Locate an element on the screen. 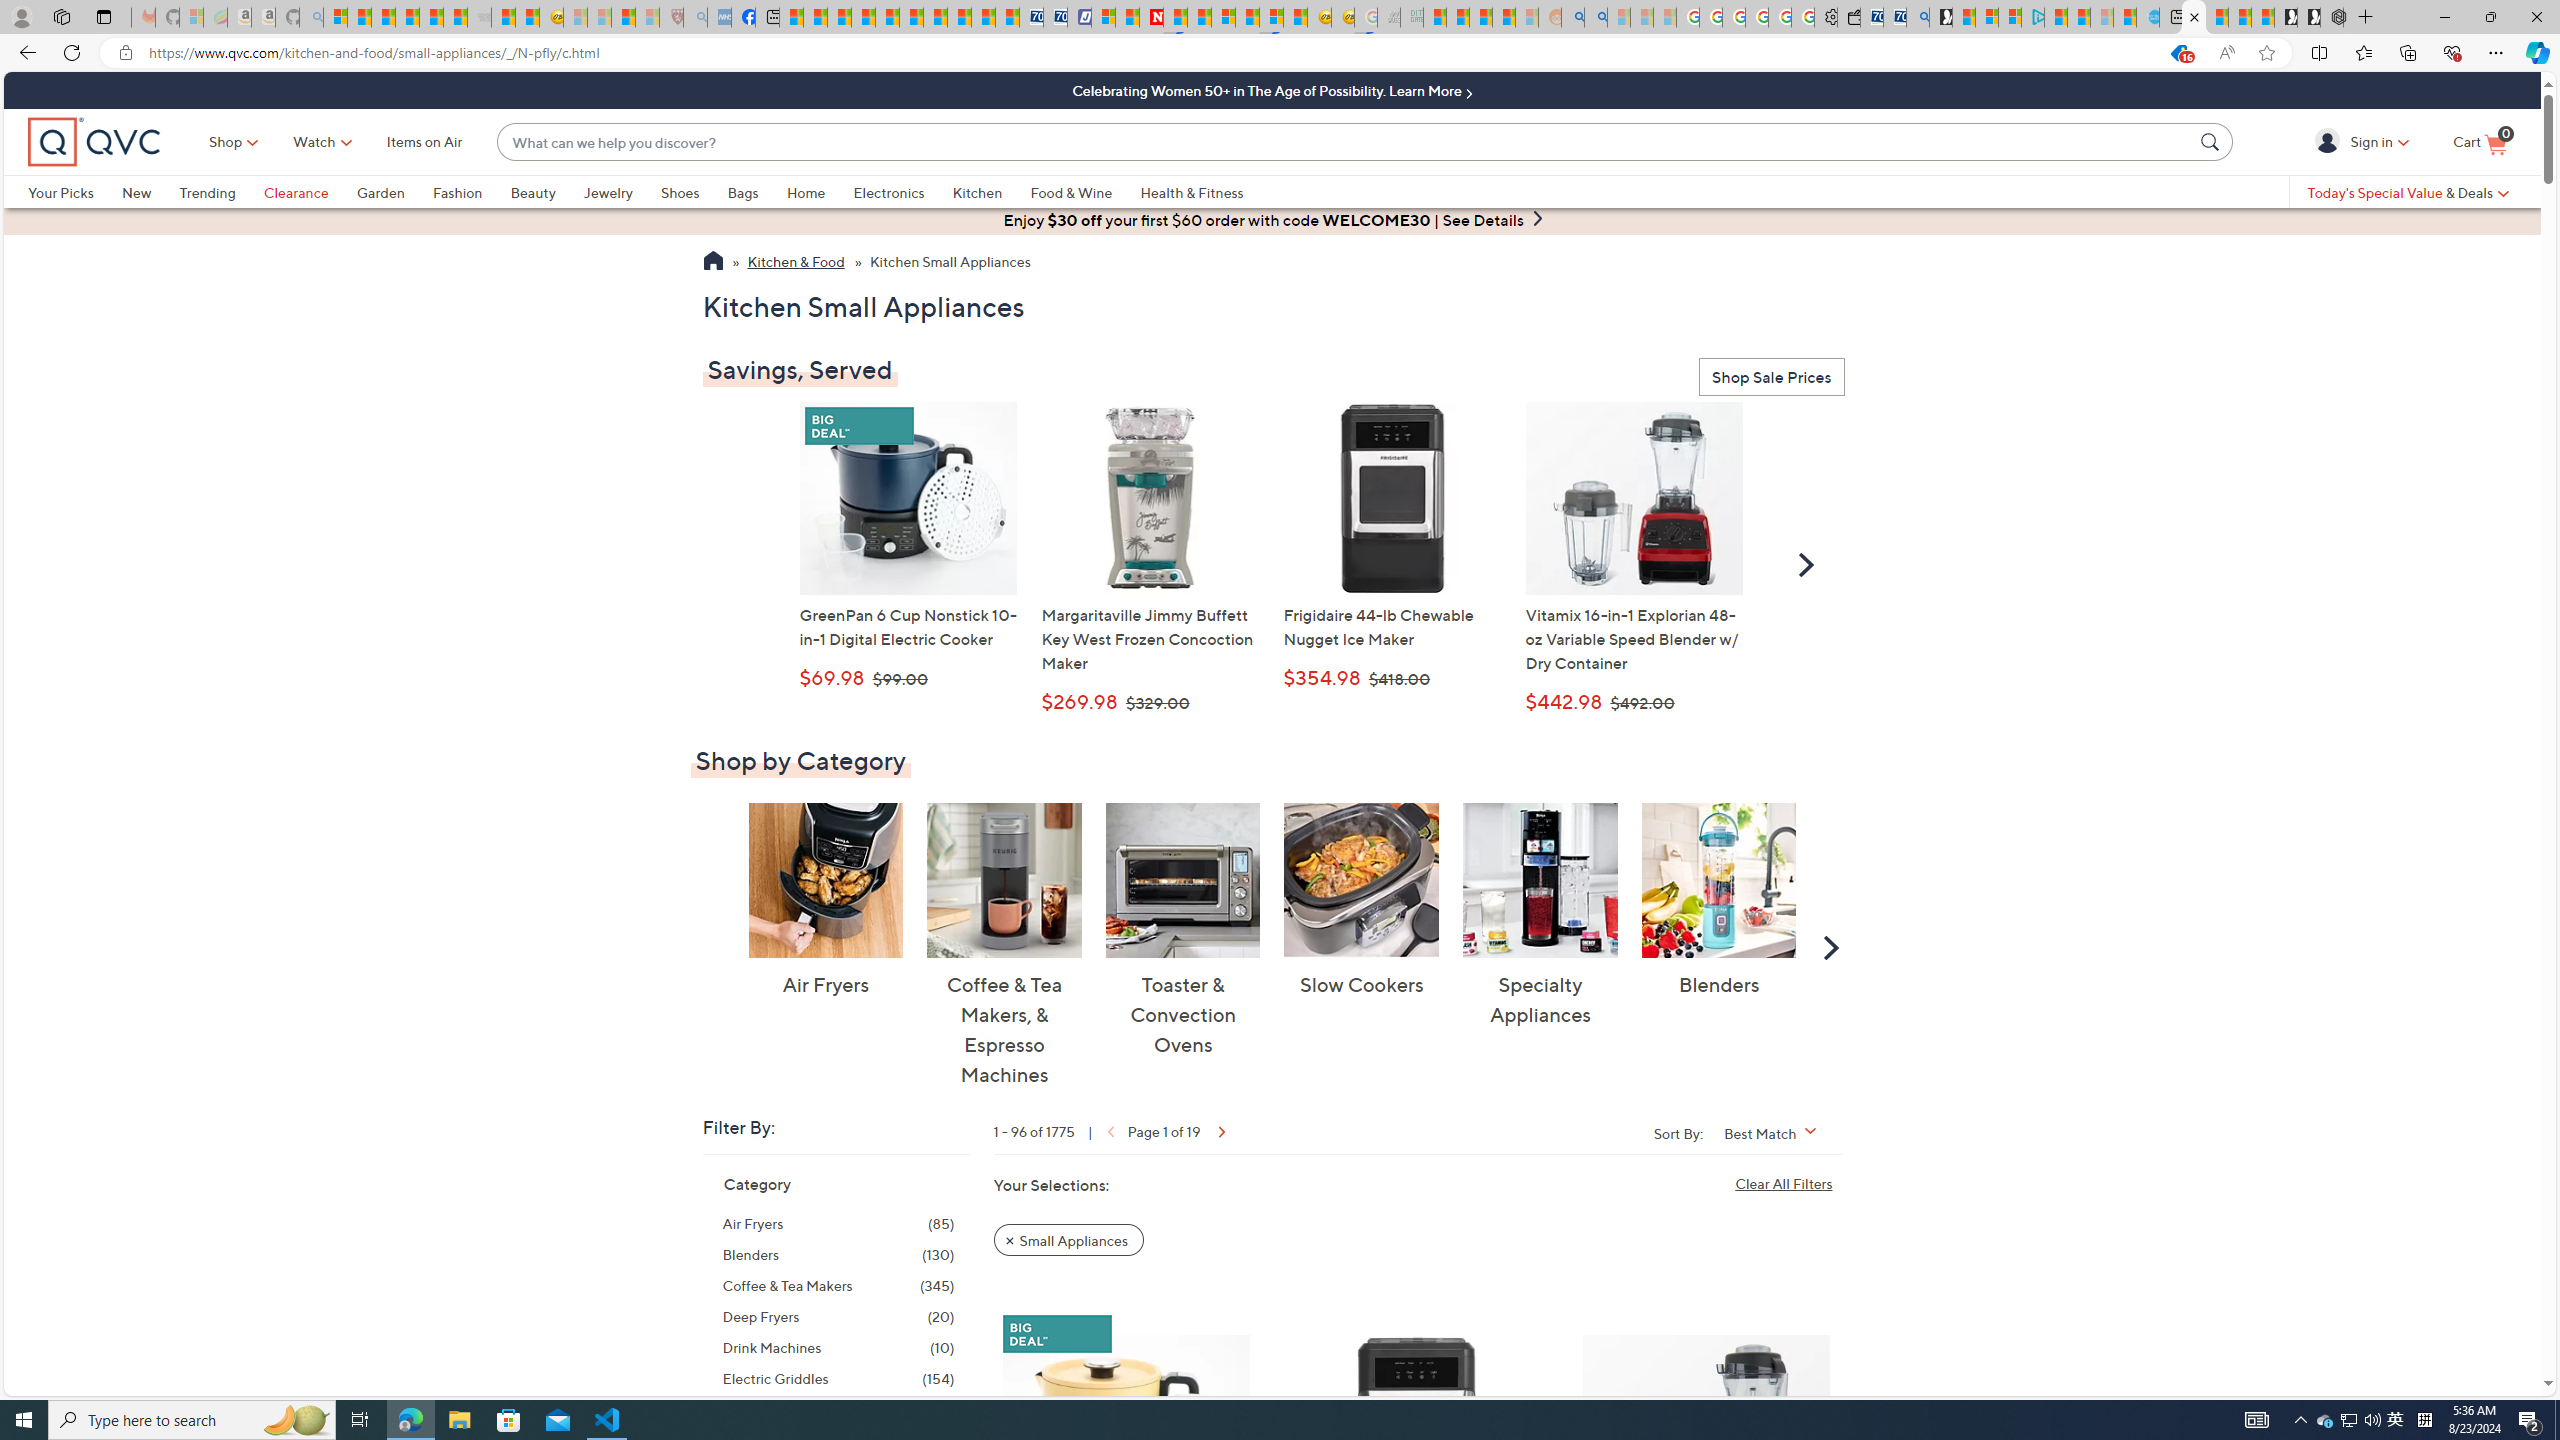 The image size is (2560, 1440). 'Shop Sale Prices' is located at coordinates (1770, 378).